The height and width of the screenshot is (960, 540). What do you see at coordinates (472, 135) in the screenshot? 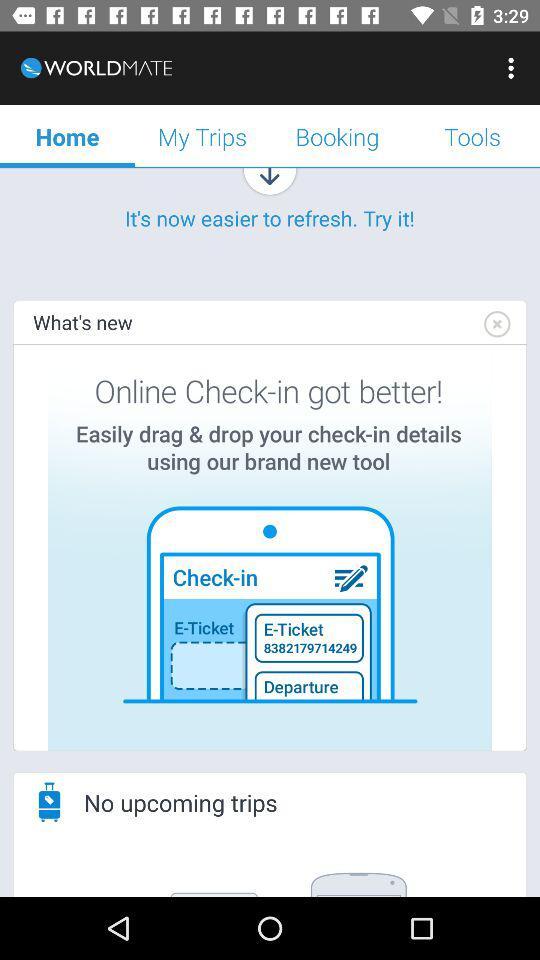
I see `icon to the right of booking app` at bounding box center [472, 135].